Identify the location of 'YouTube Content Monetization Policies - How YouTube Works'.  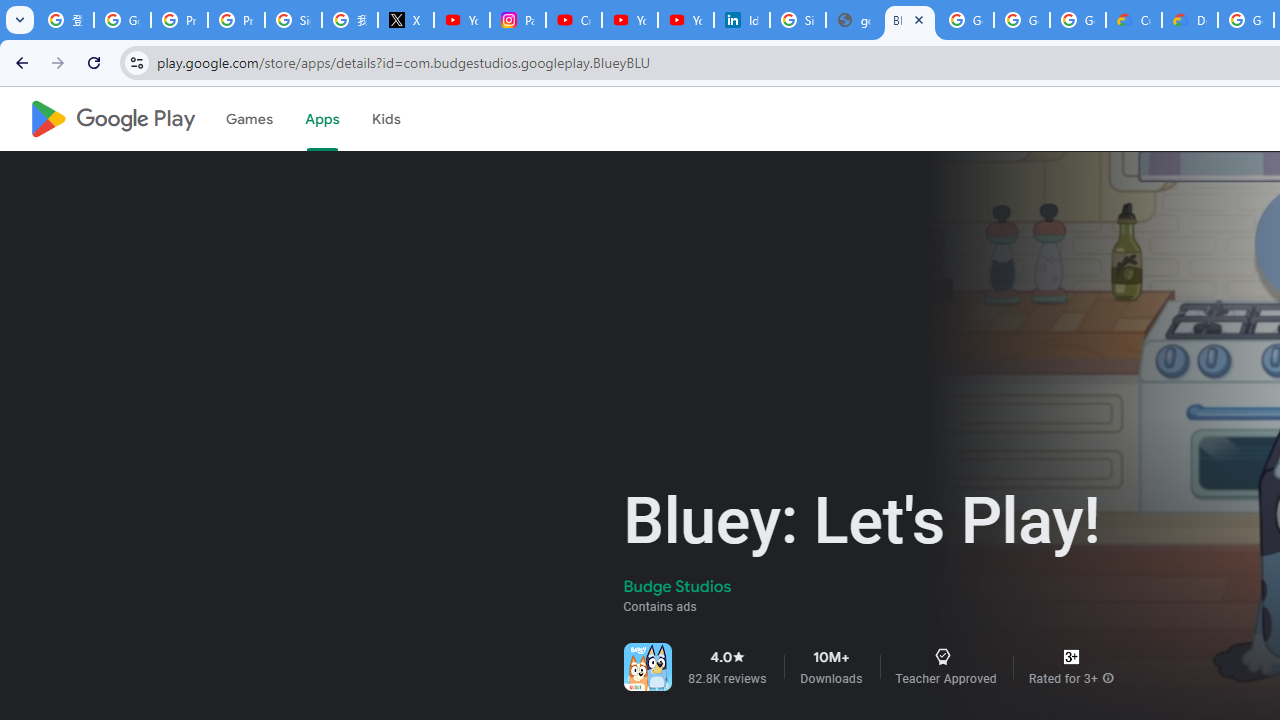
(461, 20).